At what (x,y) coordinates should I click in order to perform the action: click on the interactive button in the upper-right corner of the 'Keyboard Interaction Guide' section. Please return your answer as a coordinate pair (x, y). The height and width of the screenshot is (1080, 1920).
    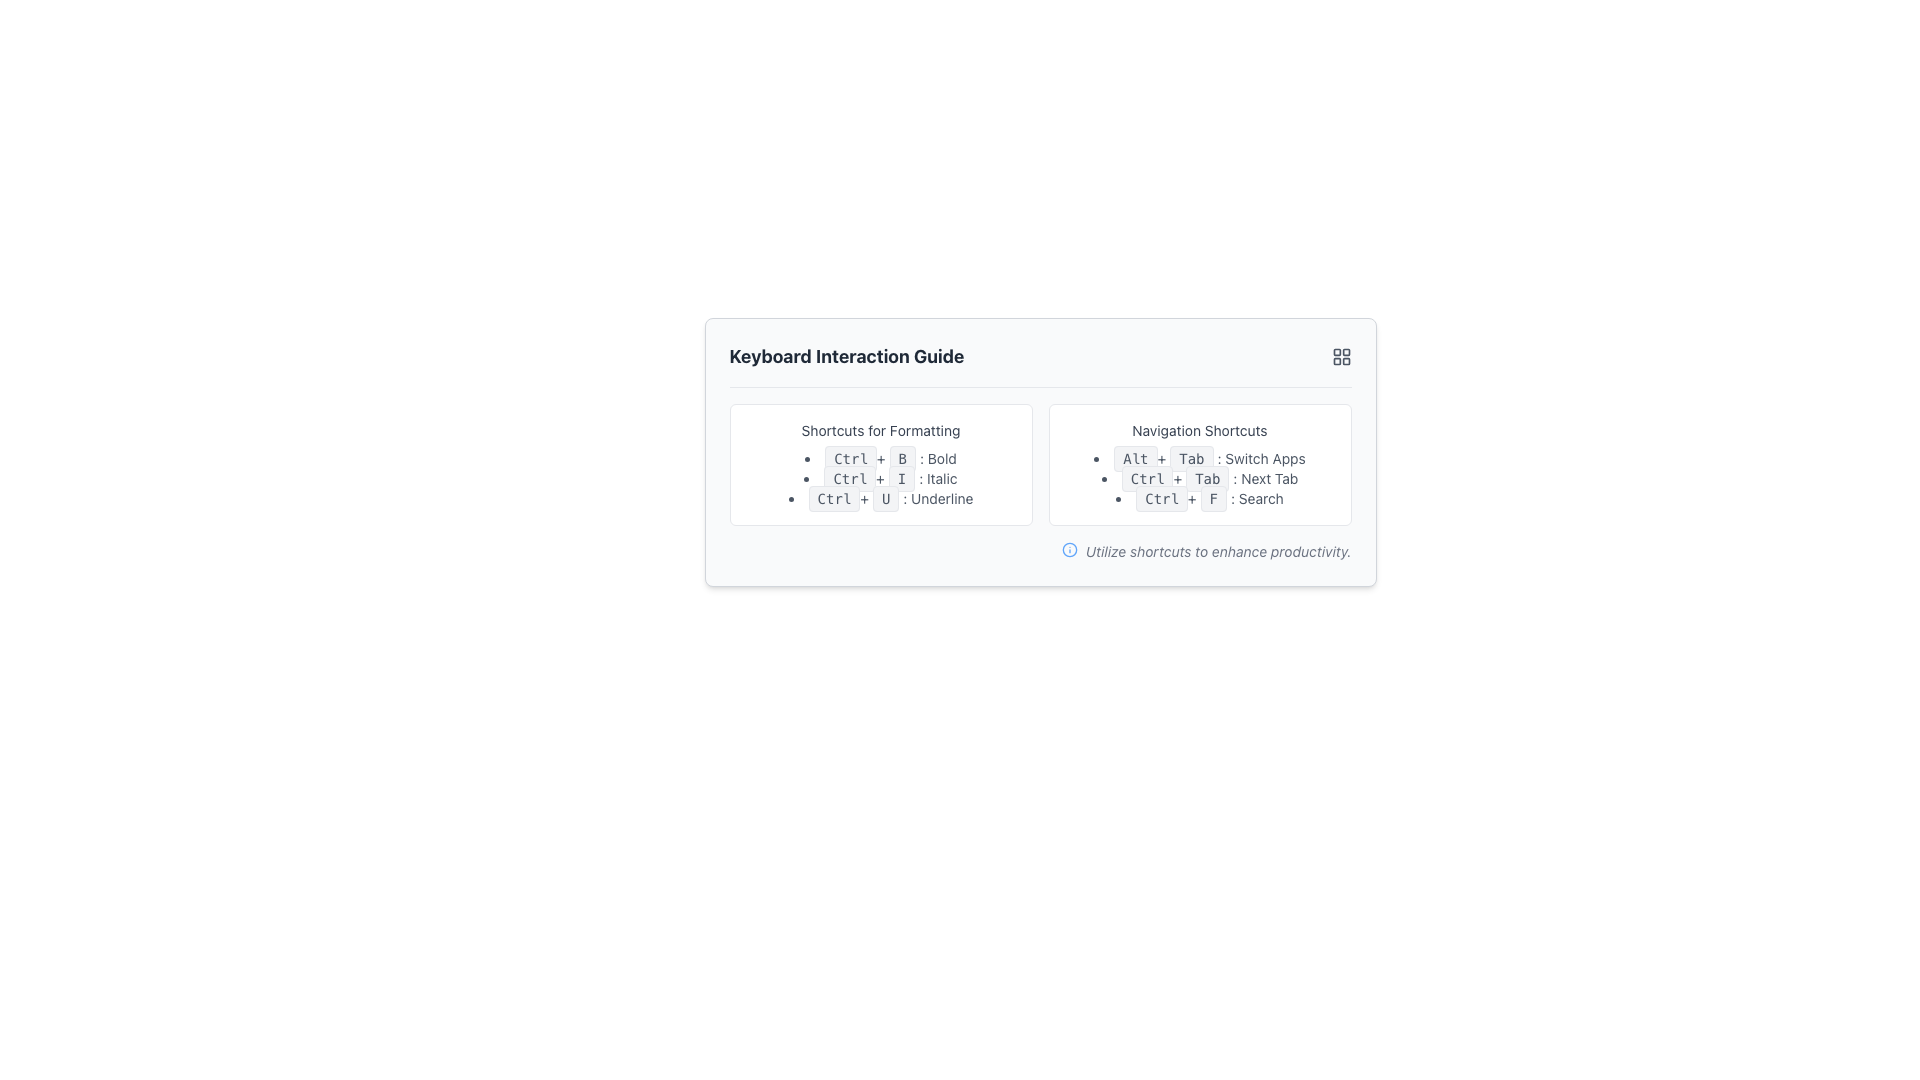
    Looking at the image, I should click on (1341, 356).